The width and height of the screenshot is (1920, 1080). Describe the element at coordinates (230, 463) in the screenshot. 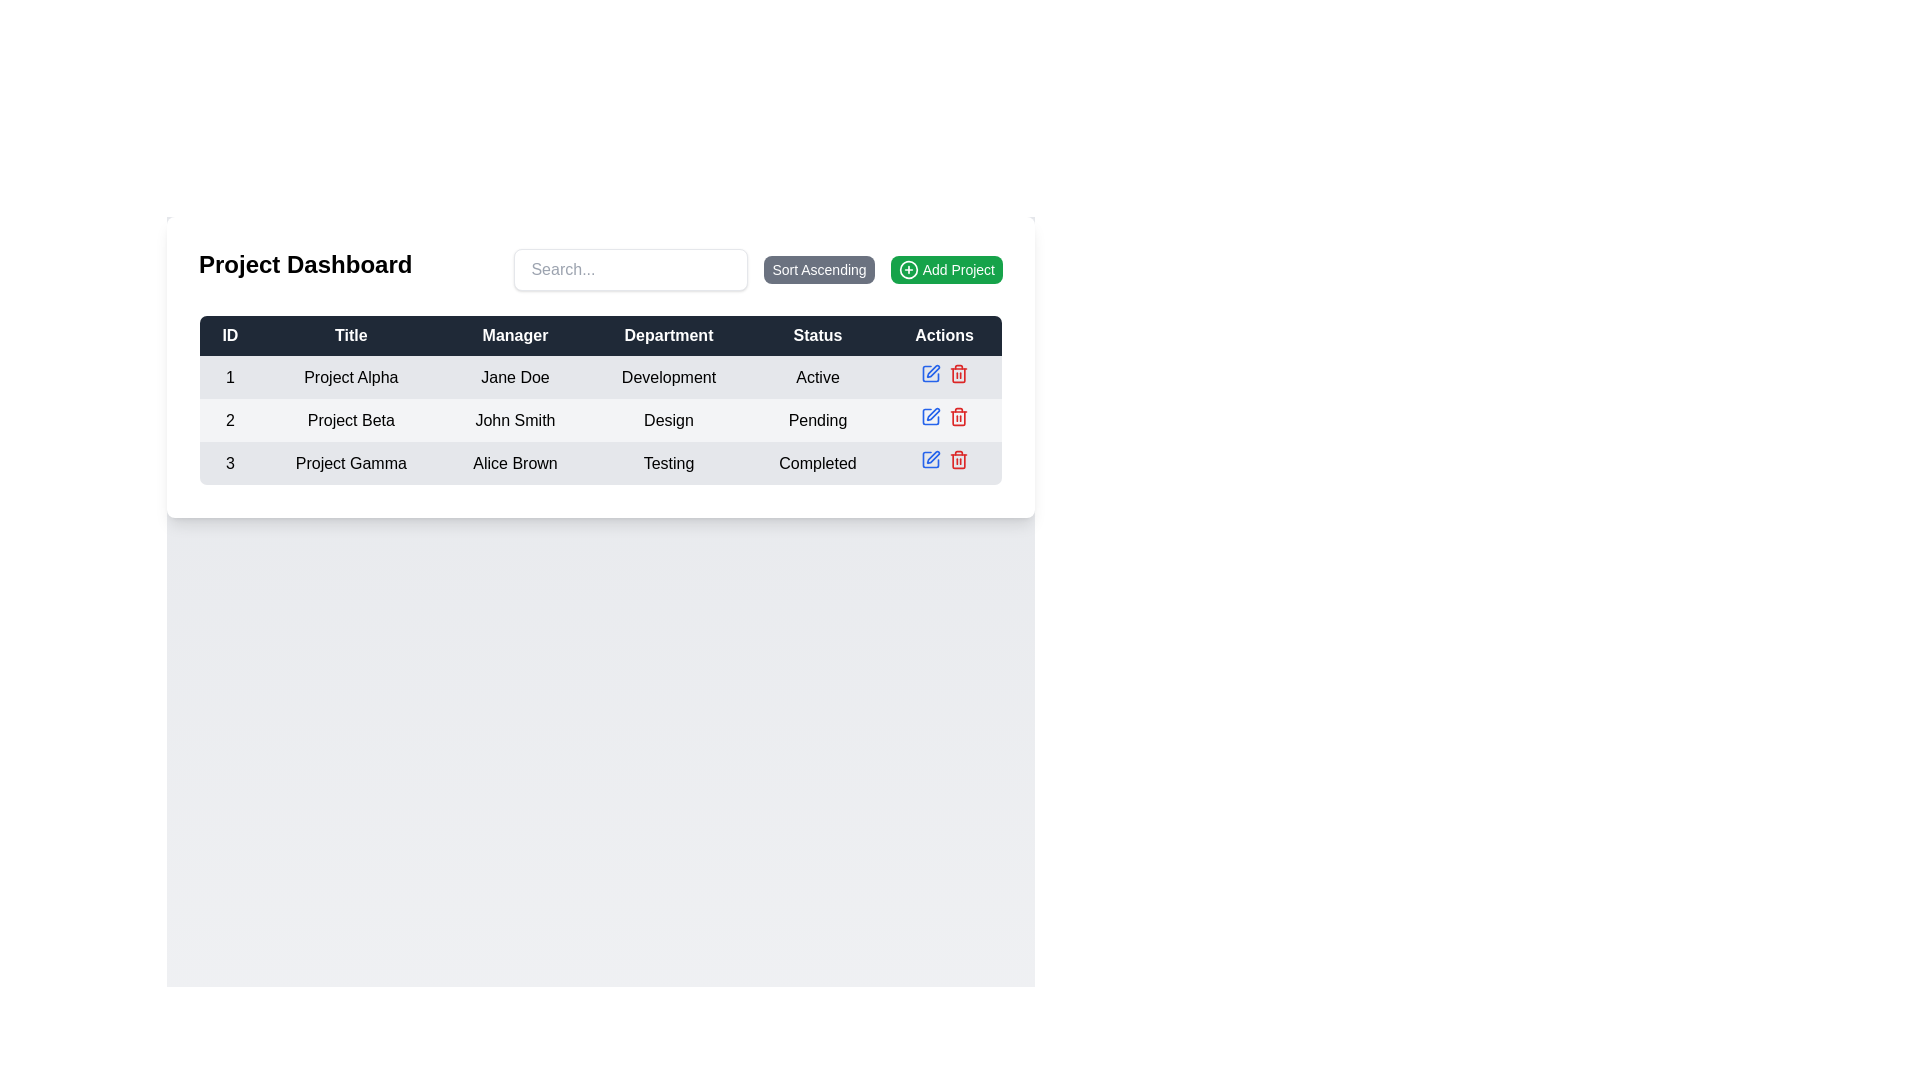

I see `the static text label displaying the numeric value '3', which is located in the first cell of the third row under the 'ID' column in the tabular layout for 'Project Gamma'` at that location.